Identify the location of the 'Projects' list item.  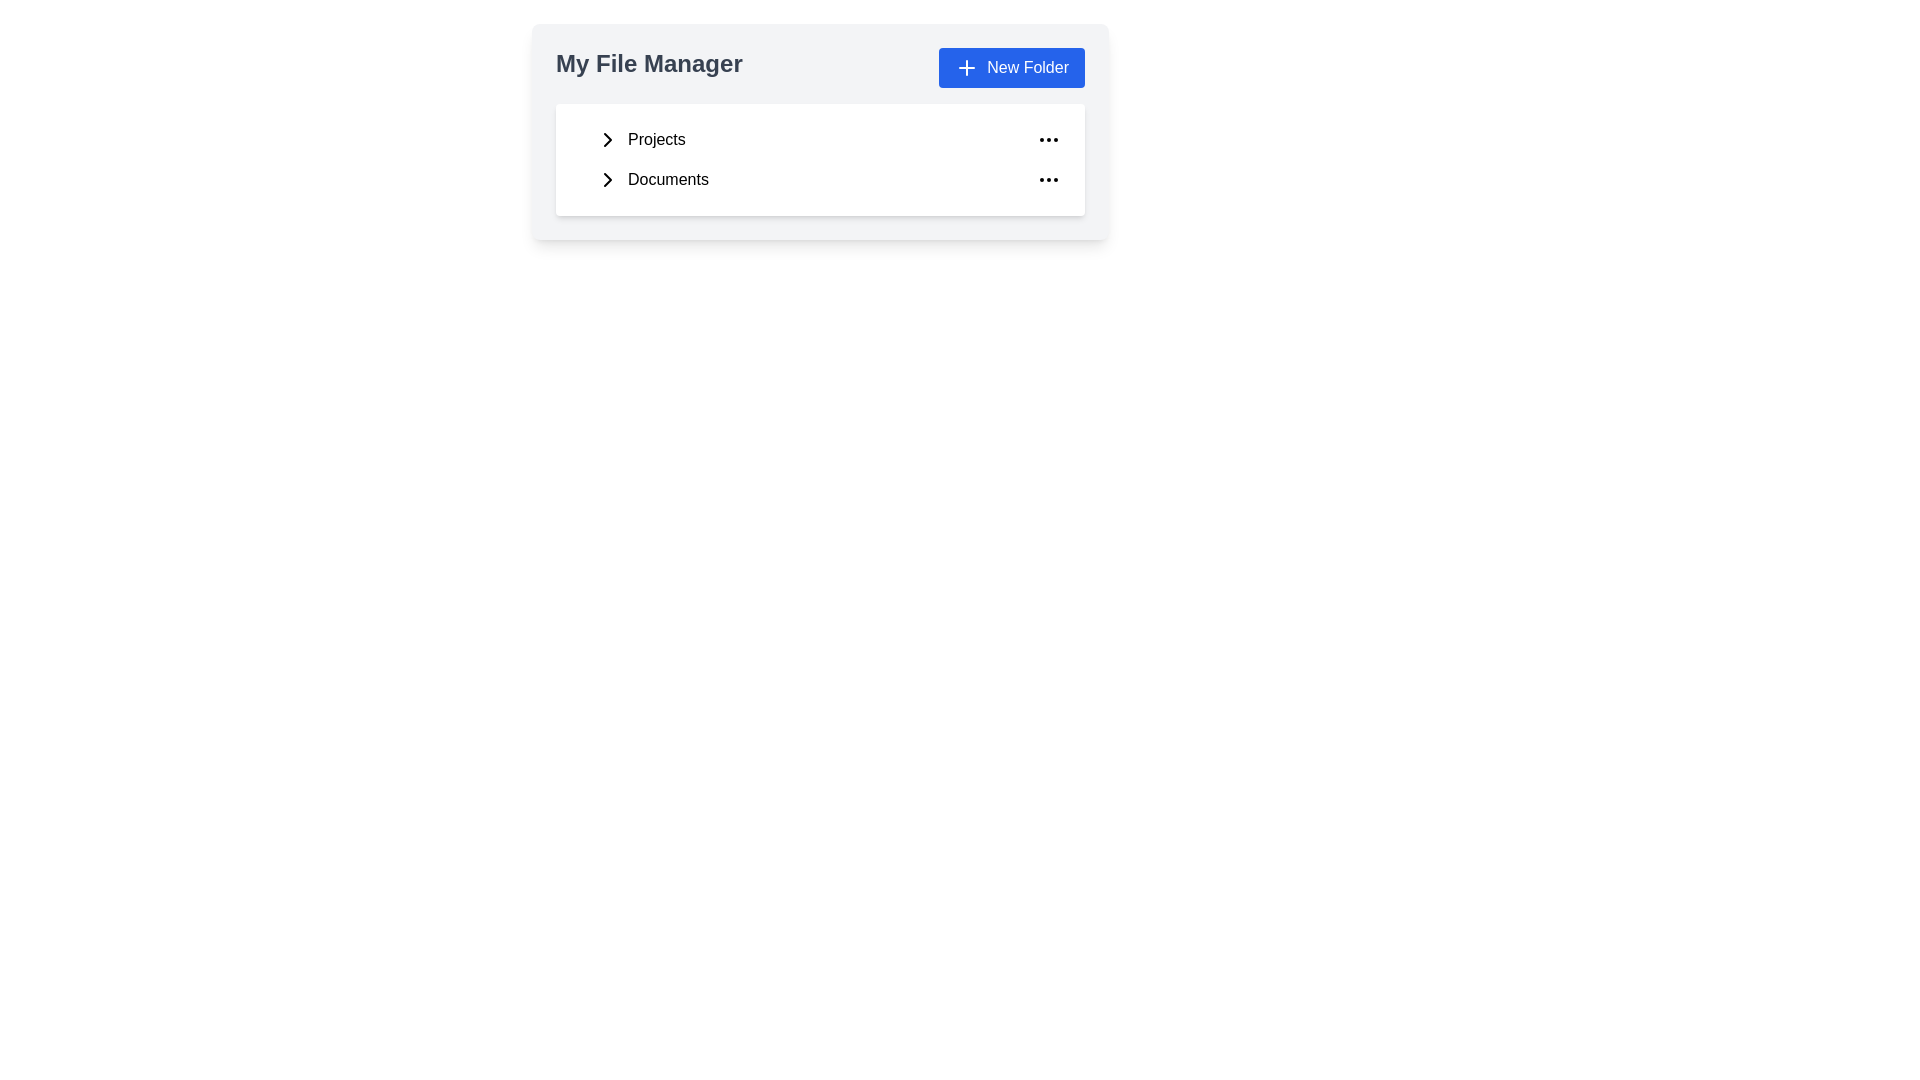
(820, 138).